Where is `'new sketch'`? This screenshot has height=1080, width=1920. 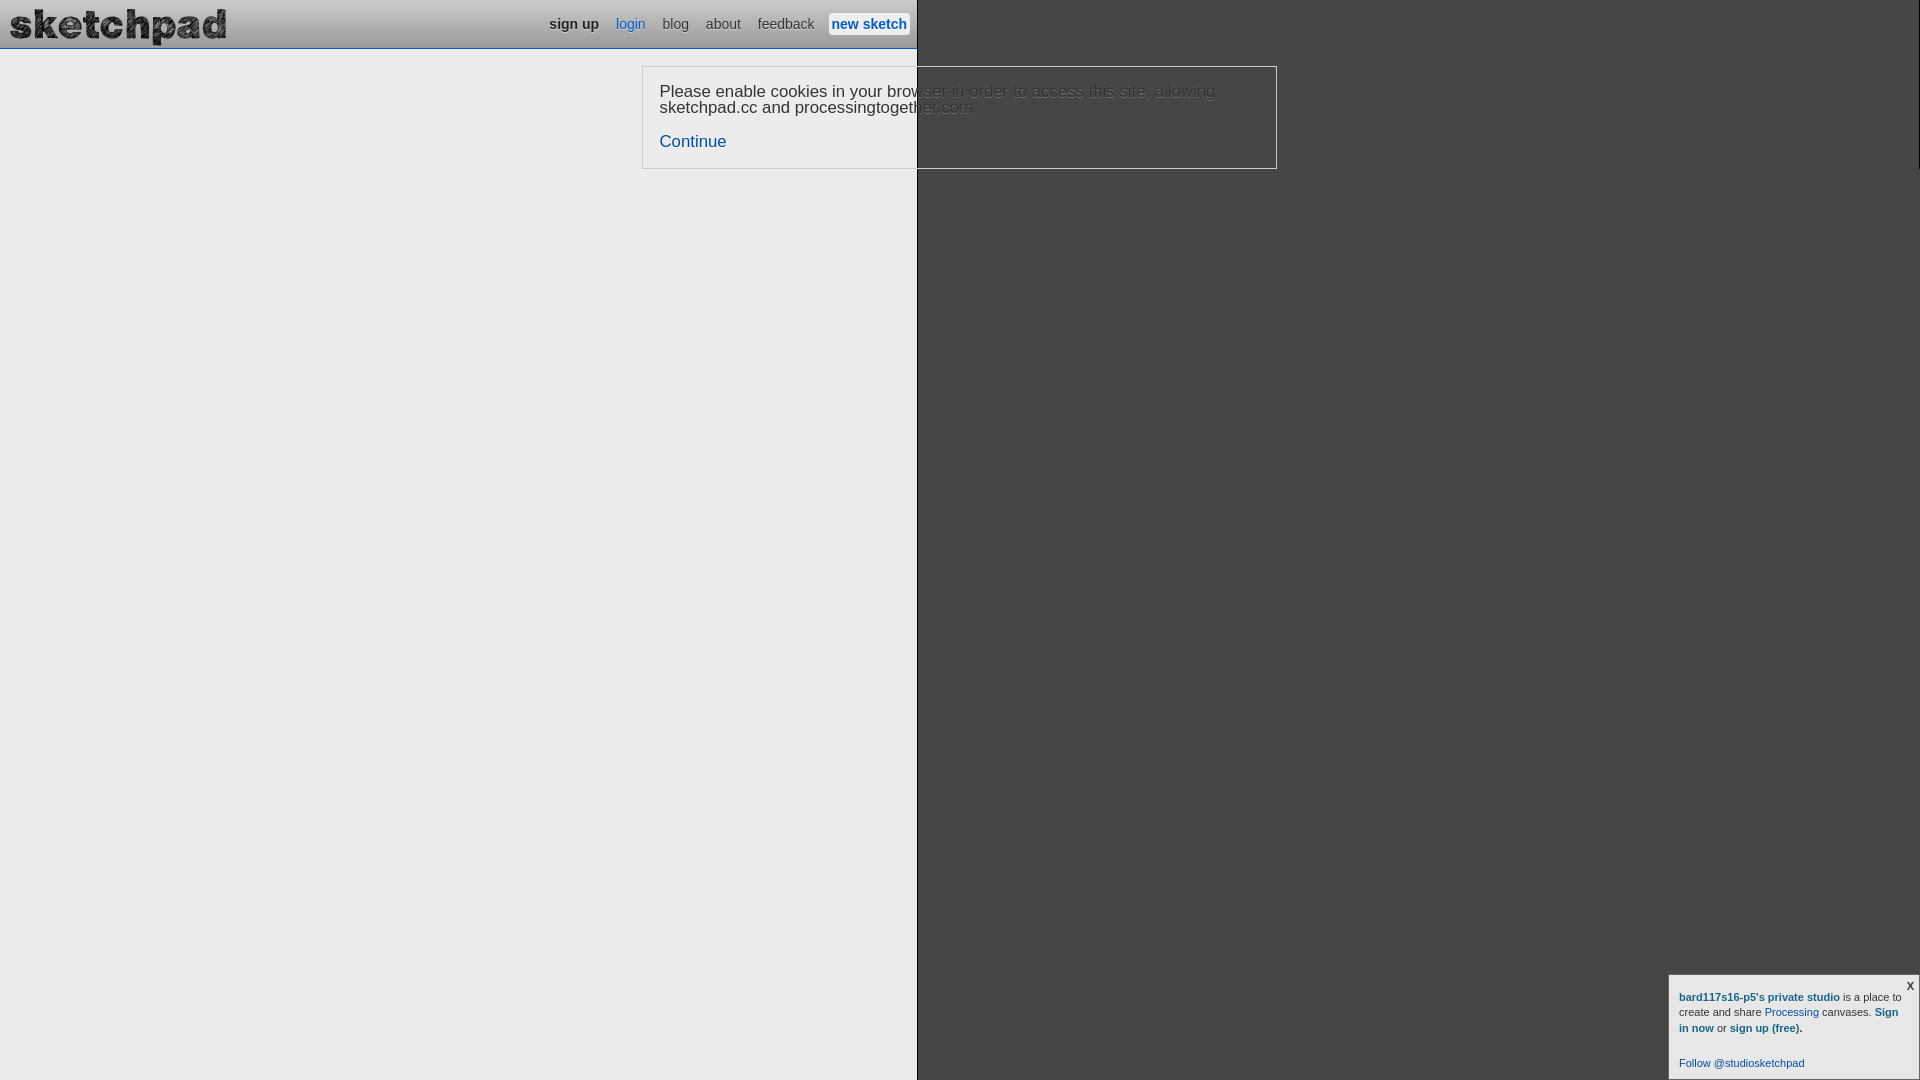
'new sketch' is located at coordinates (869, 23).